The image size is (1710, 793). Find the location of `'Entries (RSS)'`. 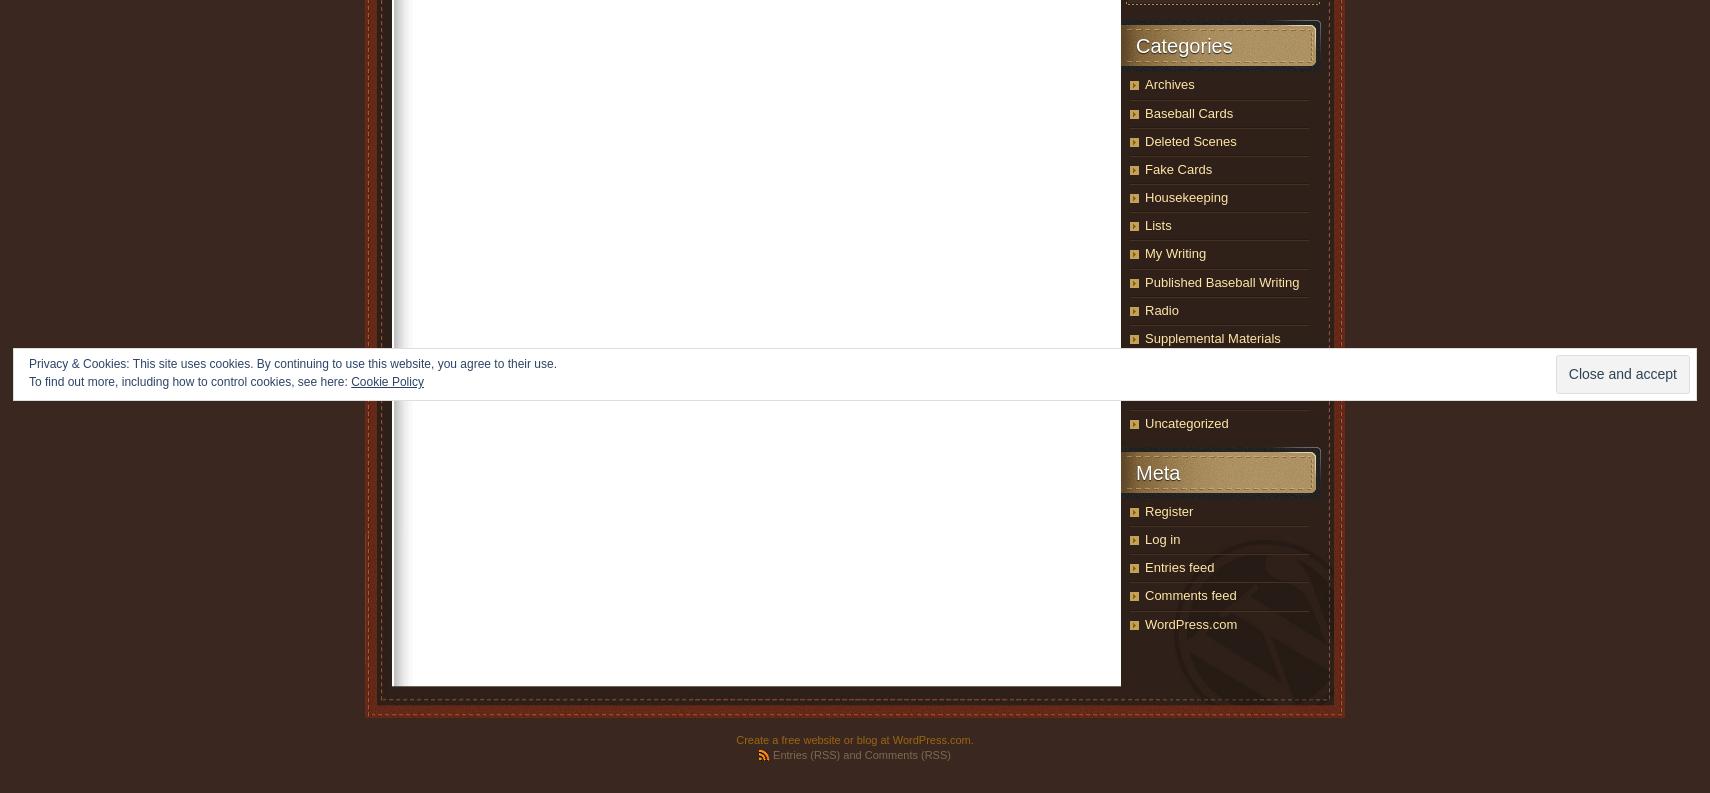

'Entries (RSS)' is located at coordinates (806, 755).